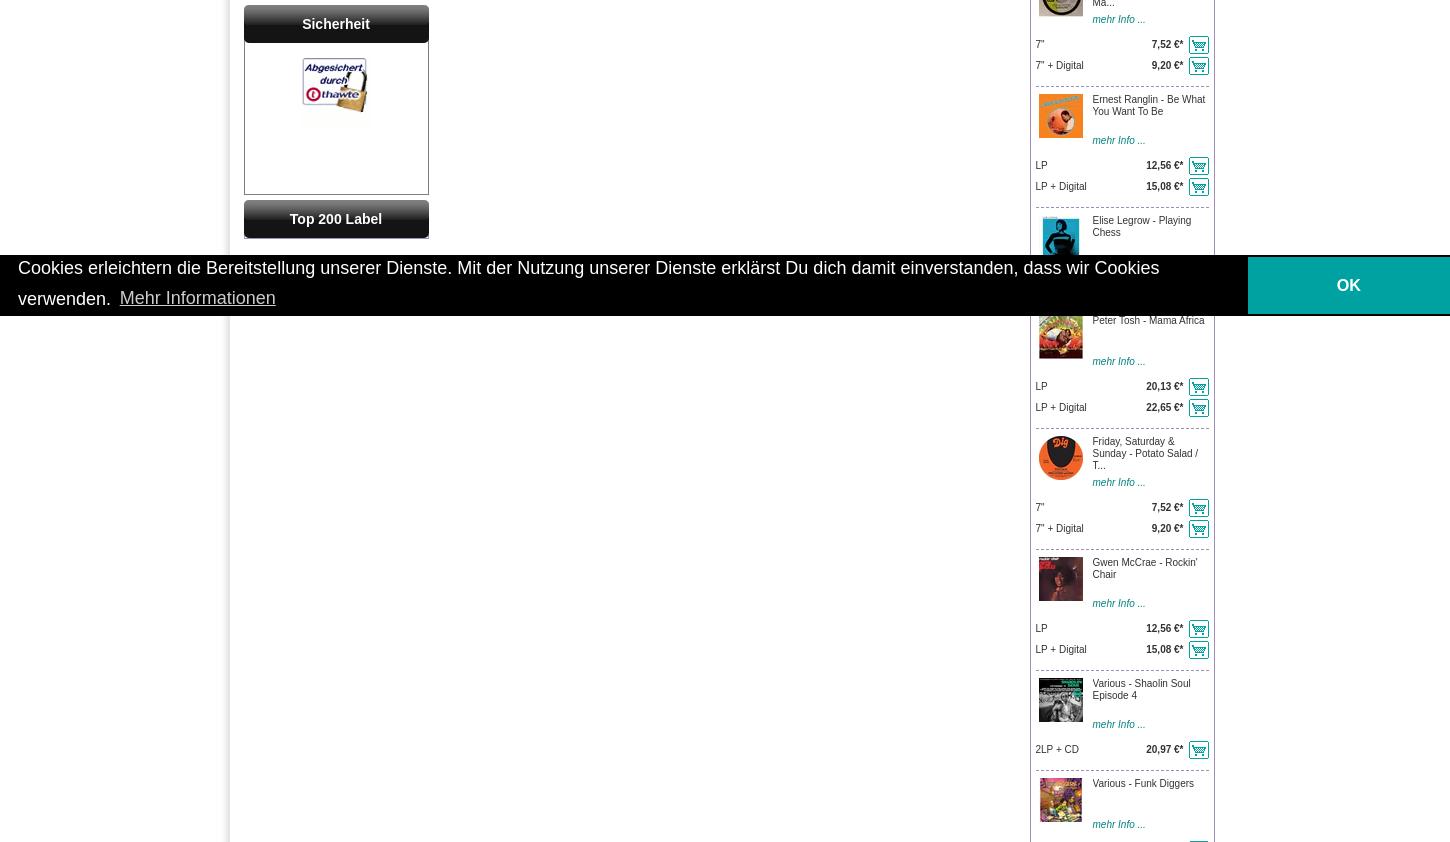 The width and height of the screenshot is (1450, 842). What do you see at coordinates (1090, 689) in the screenshot?
I see `'Various - Shaolin Soul Episode 4'` at bounding box center [1090, 689].